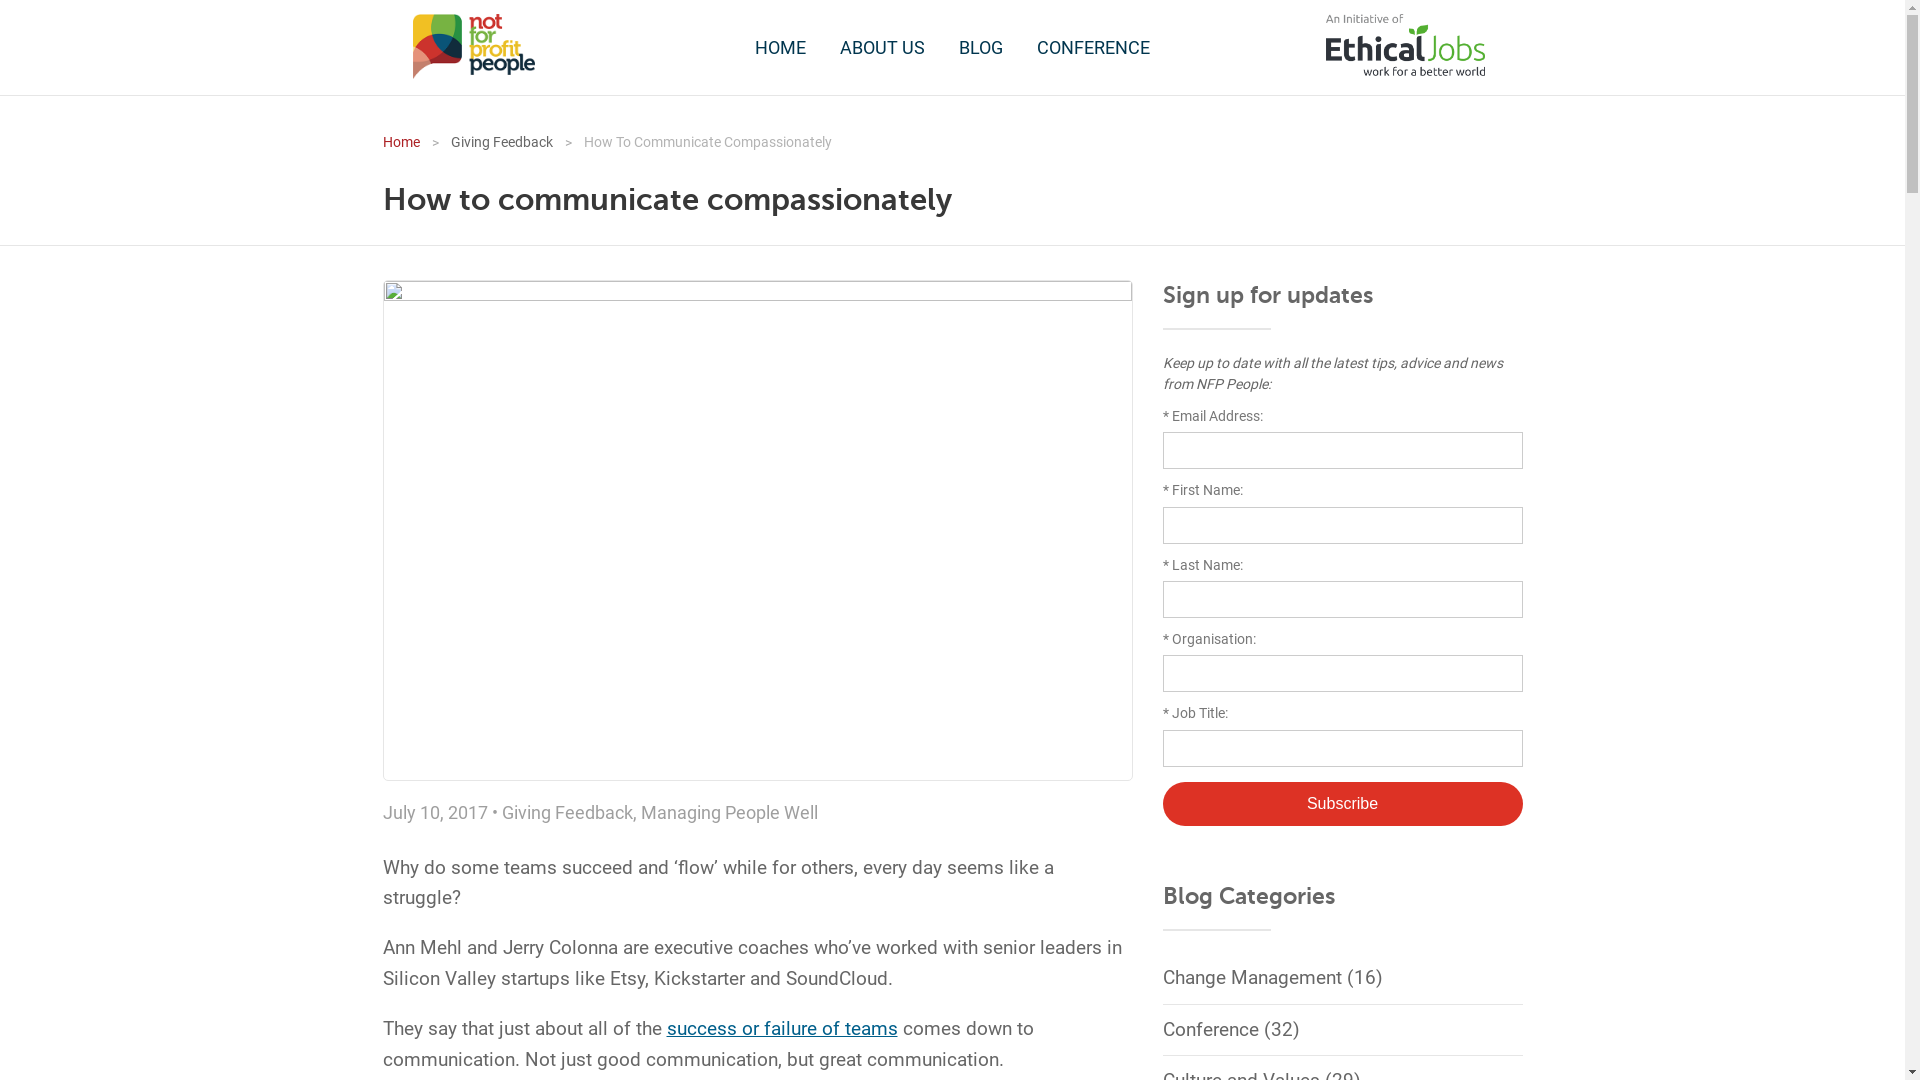 The height and width of the screenshot is (1080, 1920). I want to click on 'Managing People Well', so click(727, 812).